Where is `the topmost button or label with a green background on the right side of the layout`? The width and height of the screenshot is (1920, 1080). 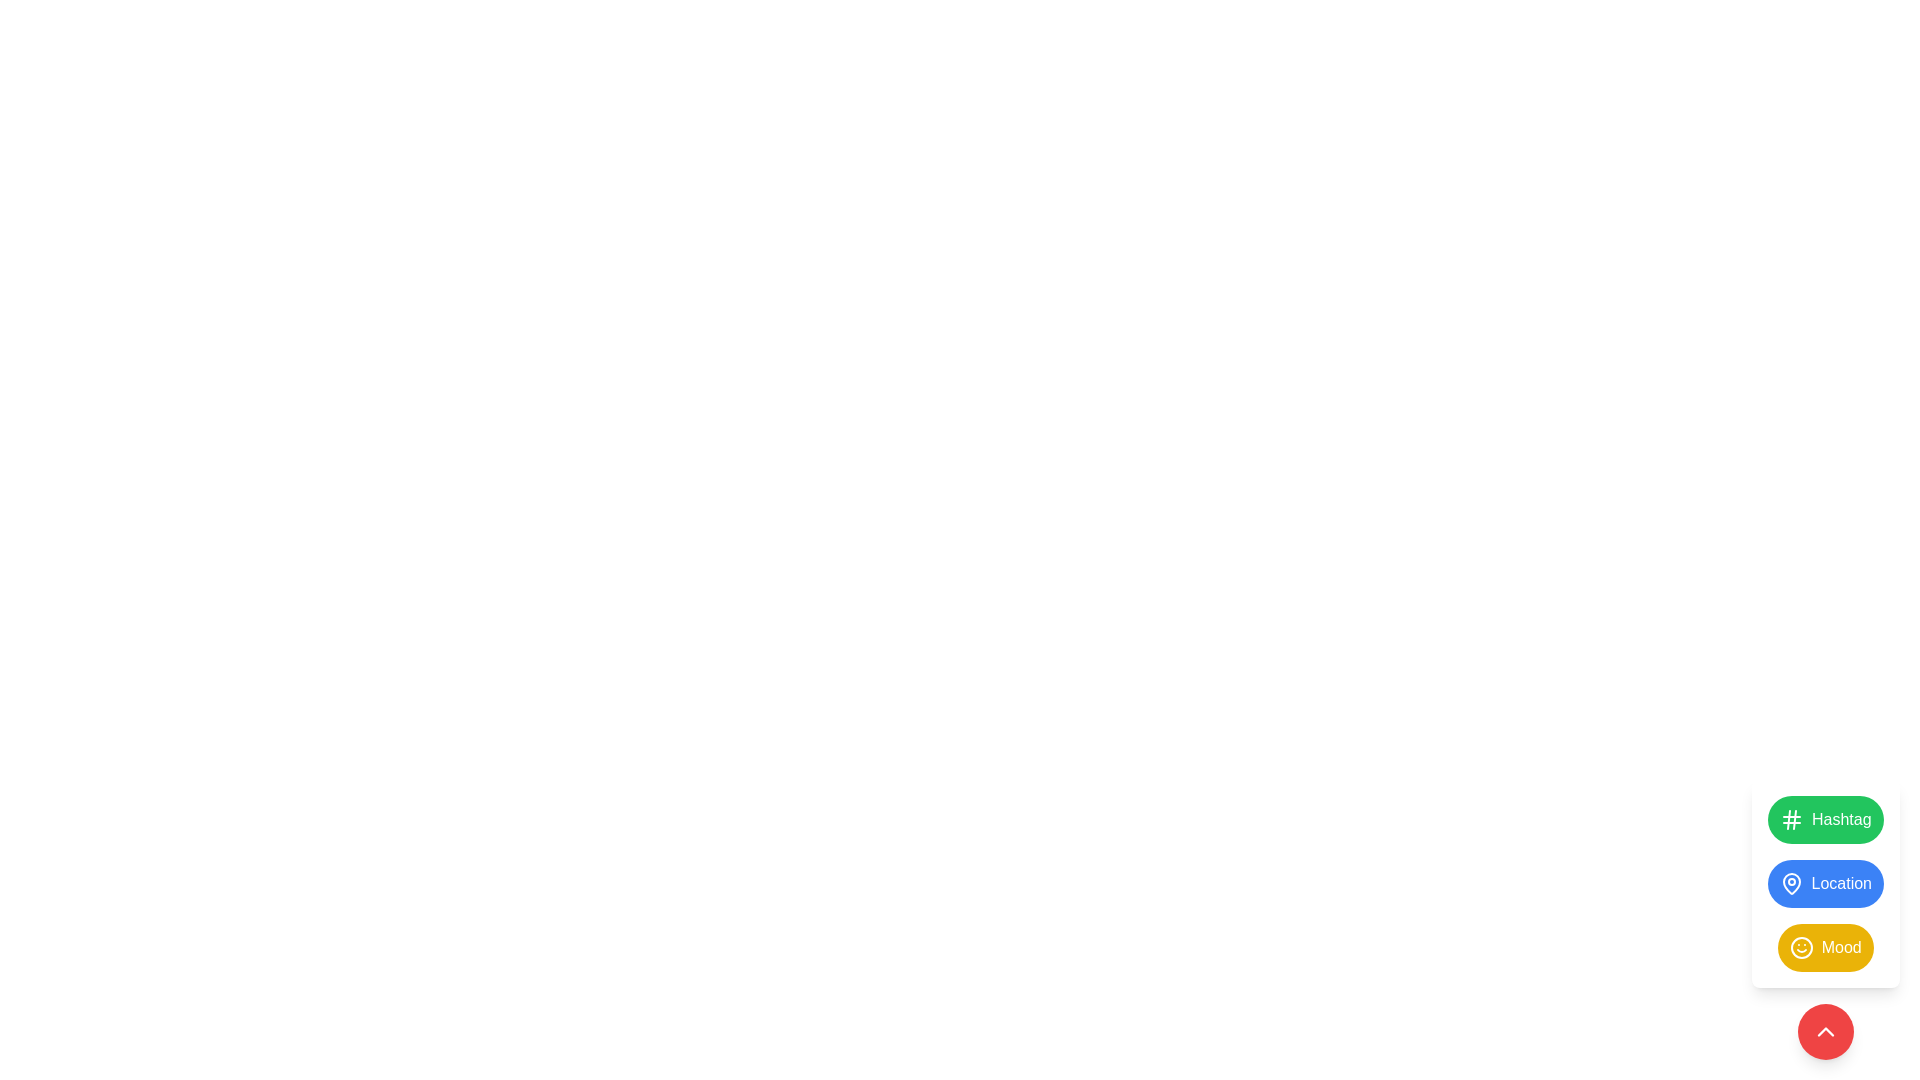 the topmost button or label with a green background on the right side of the layout is located at coordinates (1840, 820).